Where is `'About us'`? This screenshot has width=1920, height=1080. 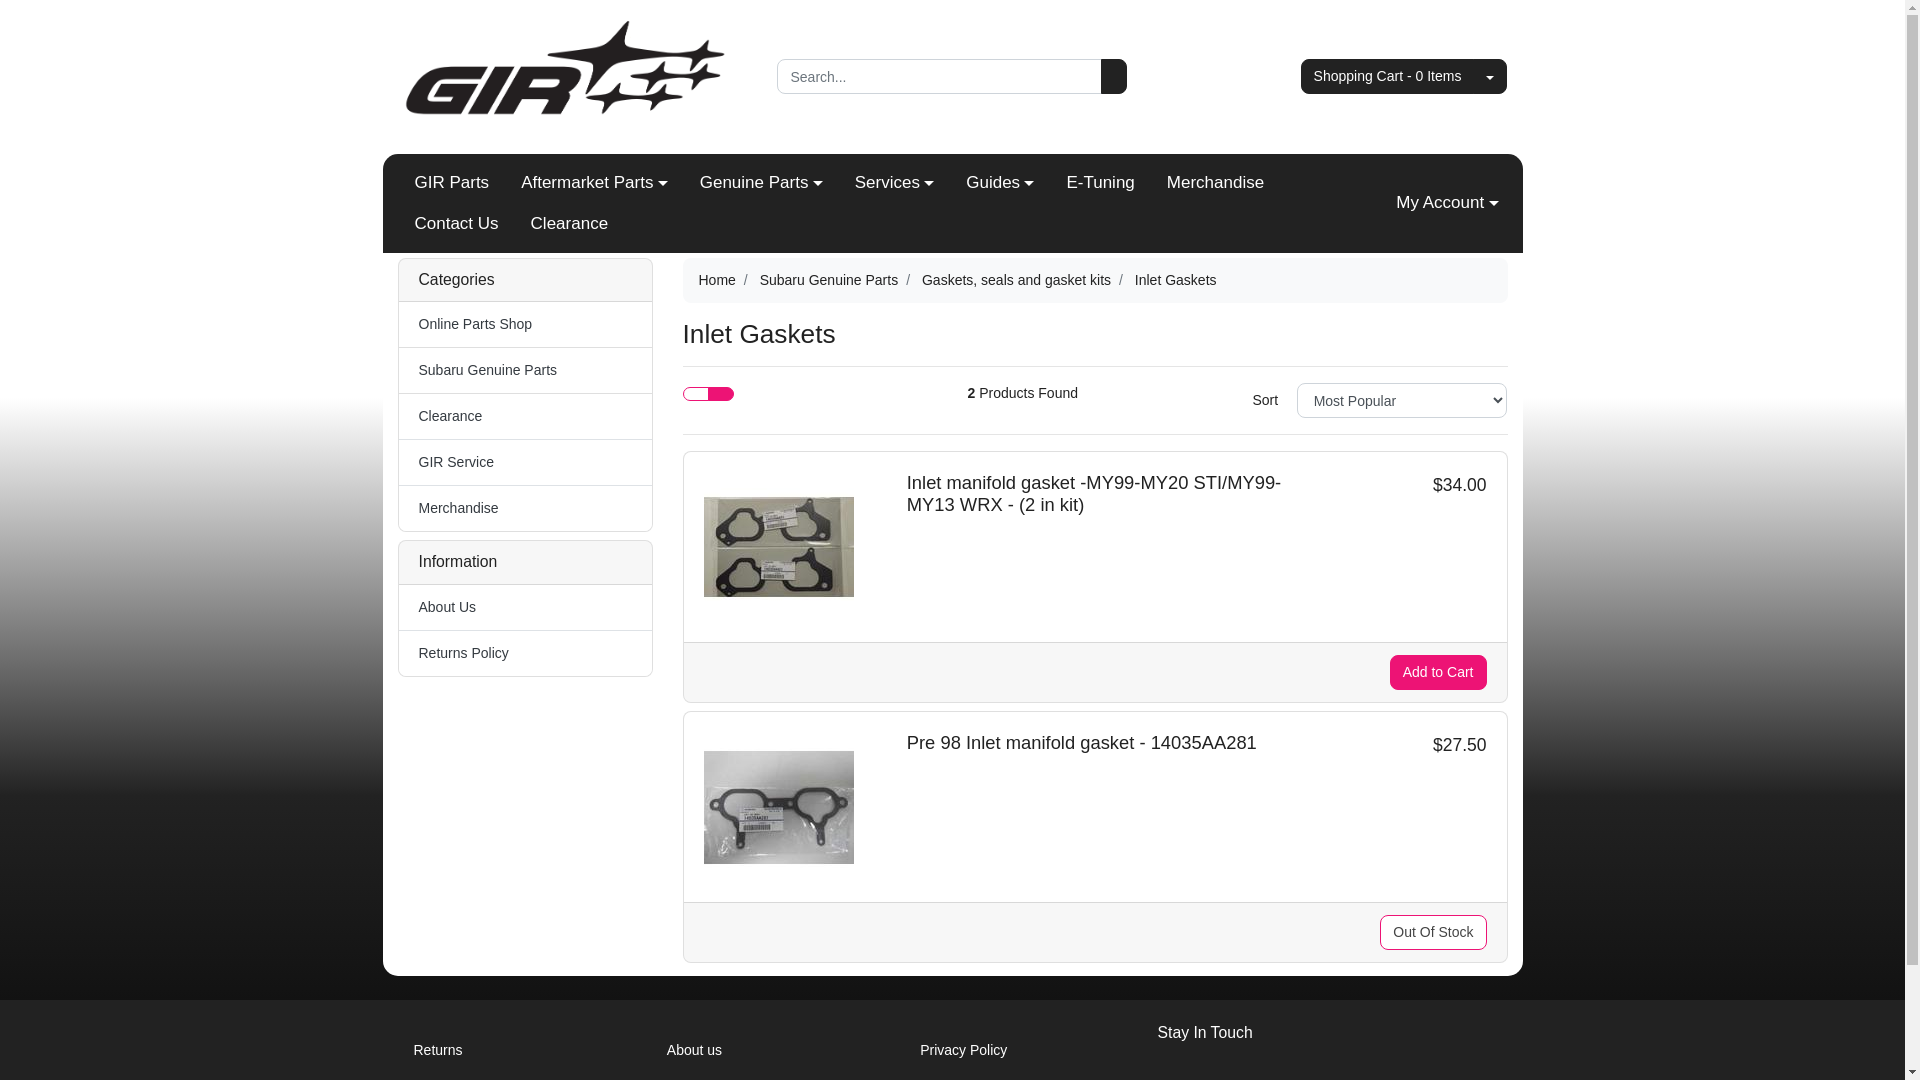 'About us' is located at coordinates (651, 1049).